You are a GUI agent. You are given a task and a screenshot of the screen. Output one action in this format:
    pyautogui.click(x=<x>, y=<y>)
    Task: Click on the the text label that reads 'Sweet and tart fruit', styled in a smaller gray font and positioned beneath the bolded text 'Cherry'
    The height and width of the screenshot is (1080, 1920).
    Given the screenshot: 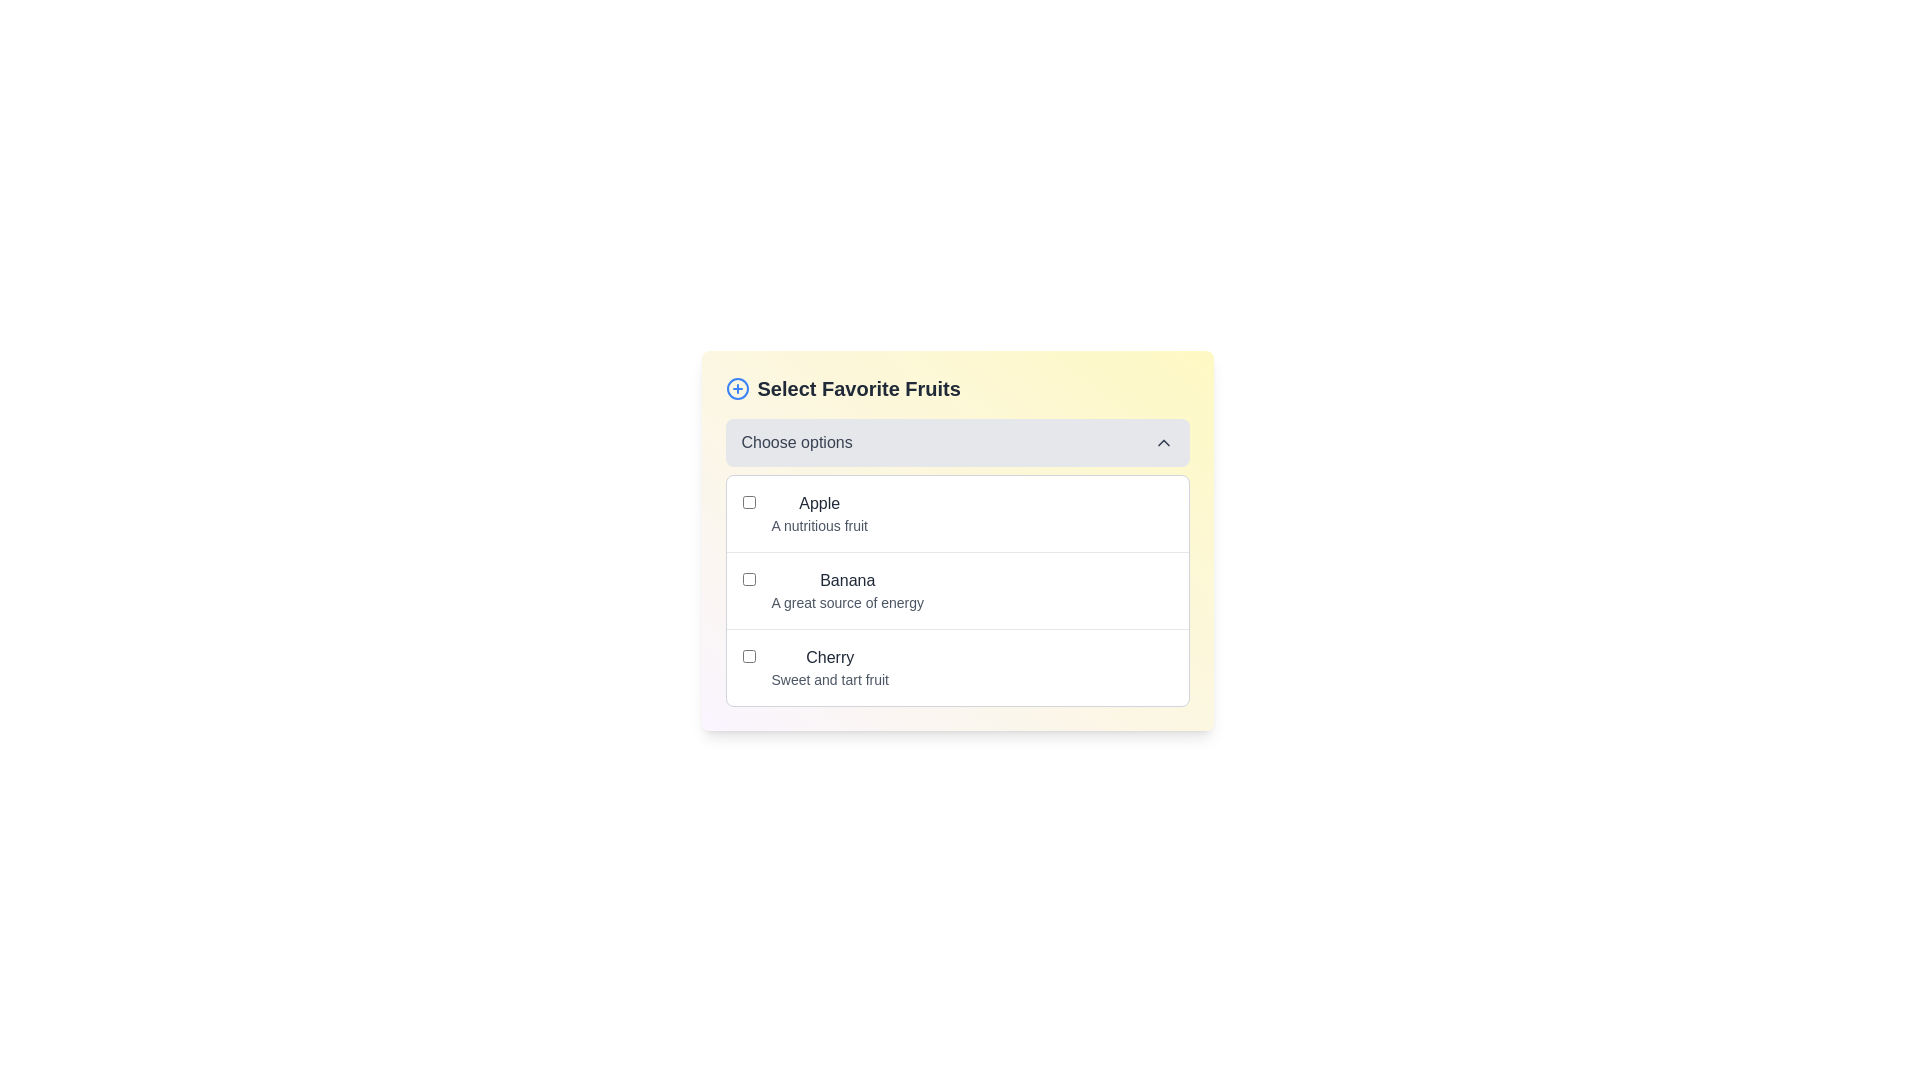 What is the action you would take?
    pyautogui.click(x=830, y=678)
    